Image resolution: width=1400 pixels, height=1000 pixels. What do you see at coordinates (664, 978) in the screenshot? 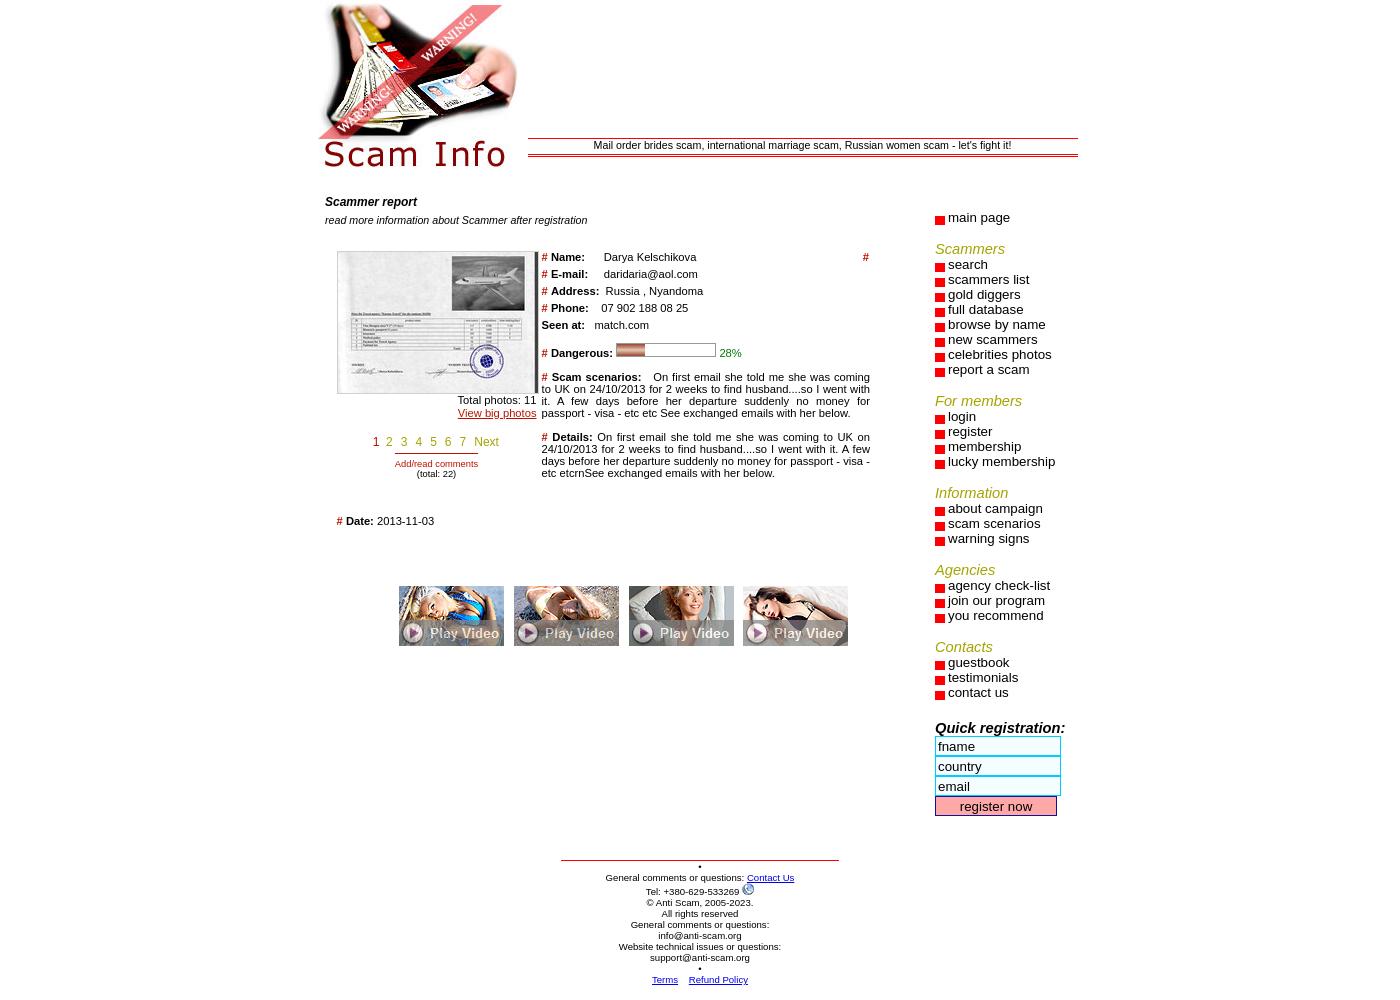
I see `'Terms'` at bounding box center [664, 978].